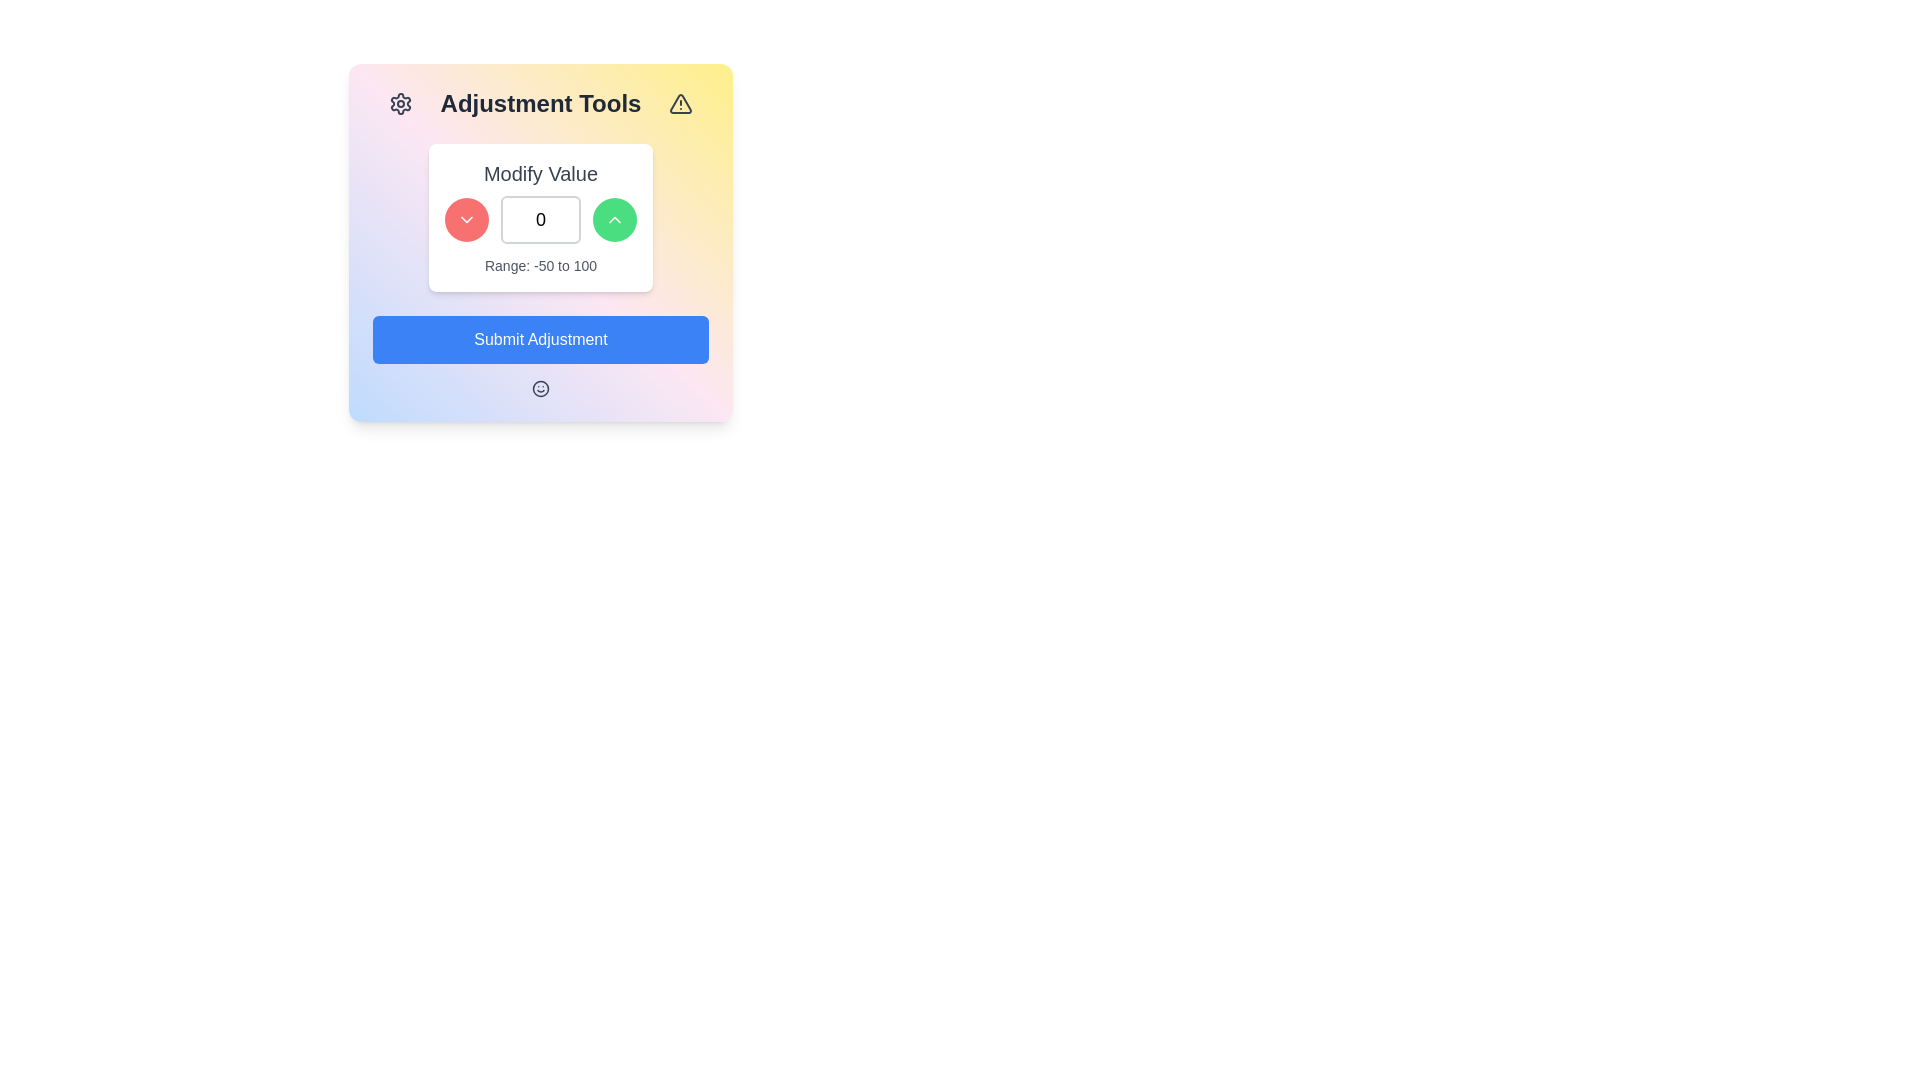  What do you see at coordinates (541, 389) in the screenshot?
I see `the circular smiley face icon with a gray stroke located below the 'Submit Adjustment' button in the 'Adjustment Tools' interface` at bounding box center [541, 389].